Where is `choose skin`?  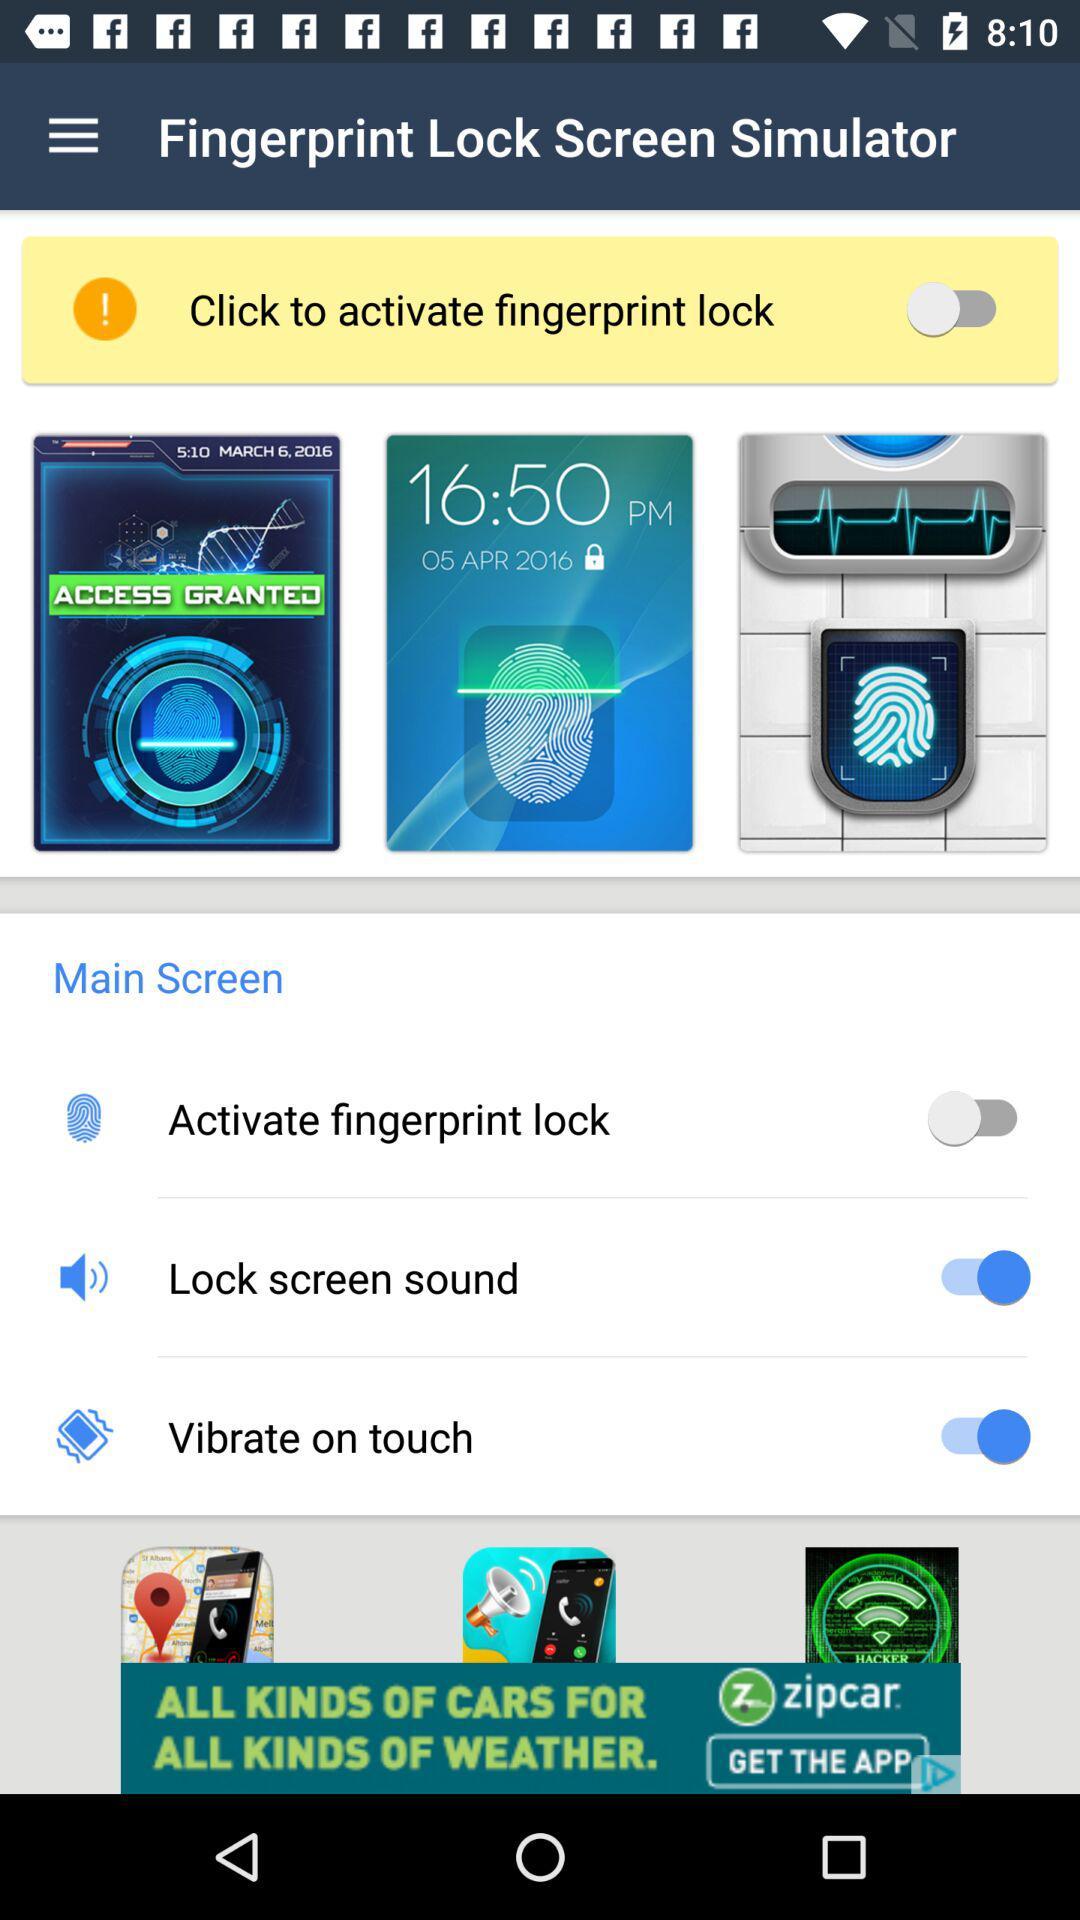 choose skin is located at coordinates (891, 643).